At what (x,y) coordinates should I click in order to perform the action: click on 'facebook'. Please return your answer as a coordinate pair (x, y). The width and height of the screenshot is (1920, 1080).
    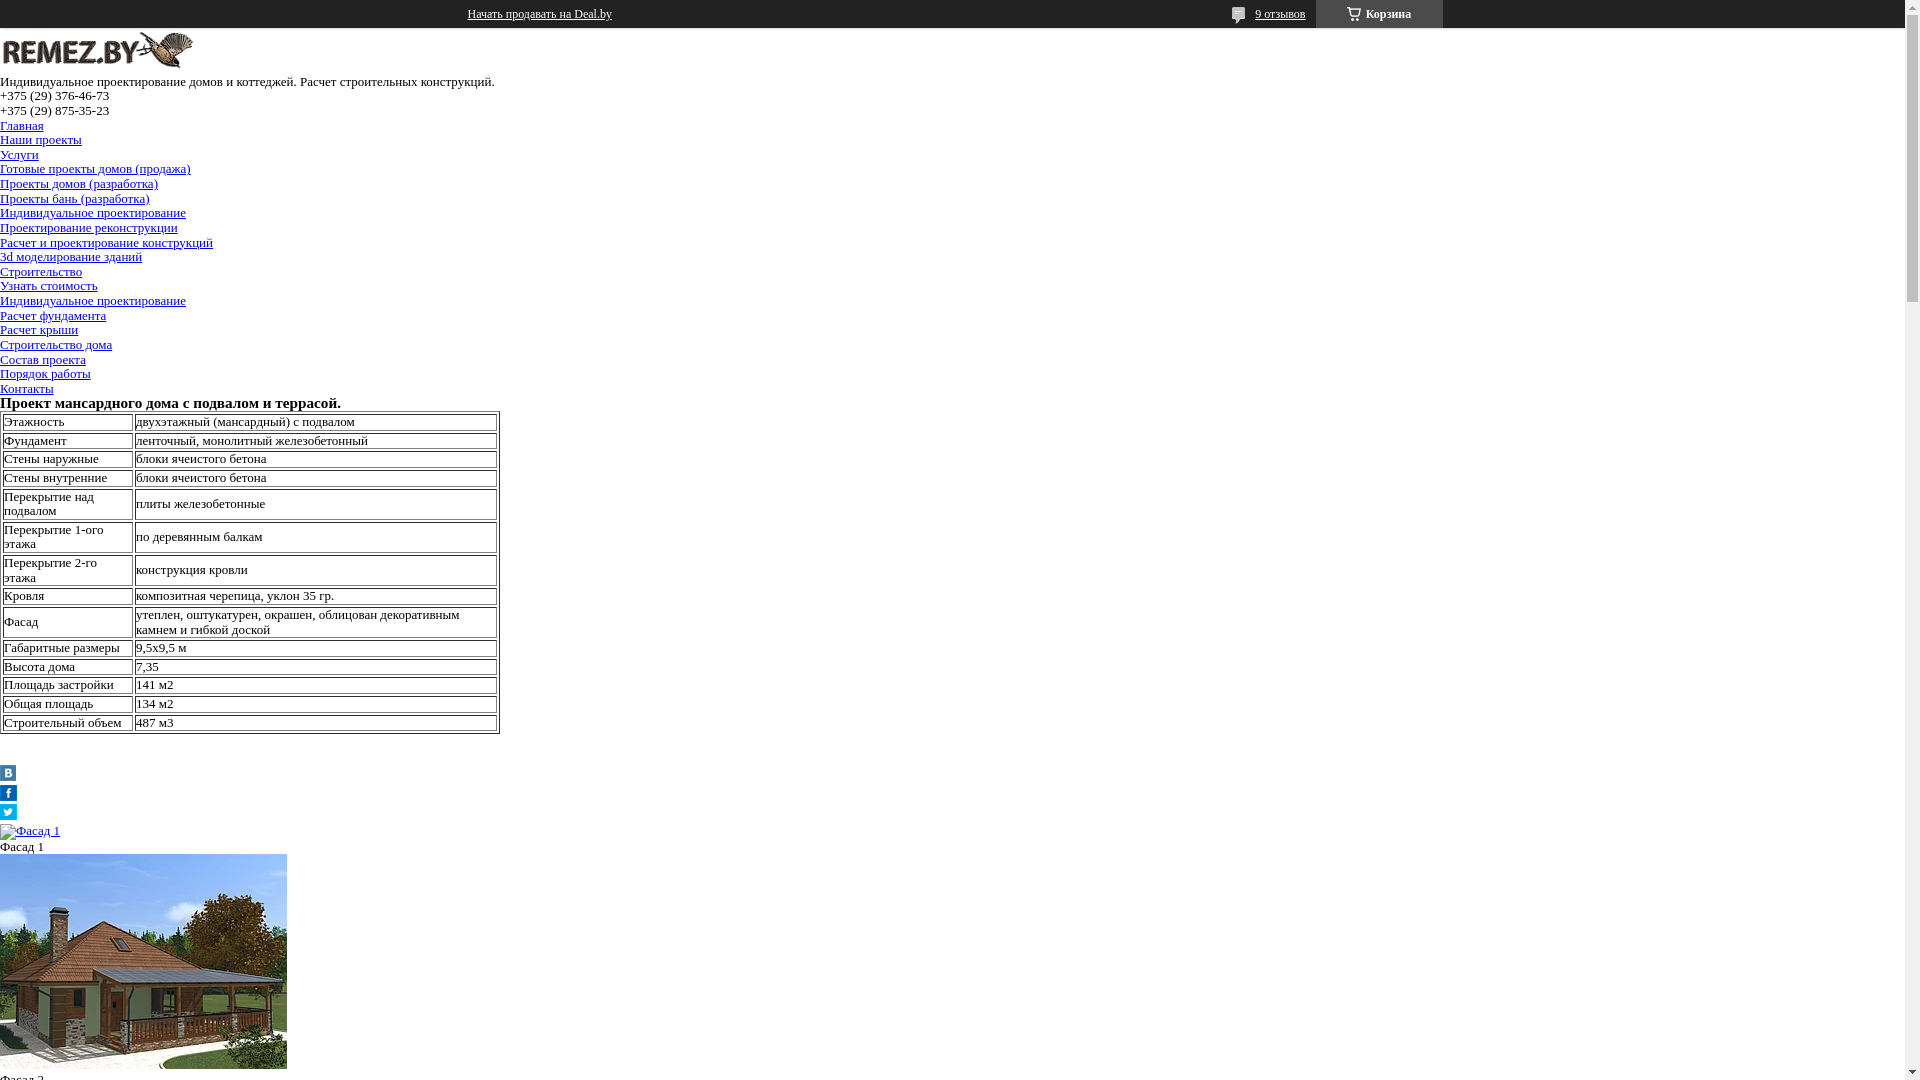
    Looking at the image, I should click on (0, 794).